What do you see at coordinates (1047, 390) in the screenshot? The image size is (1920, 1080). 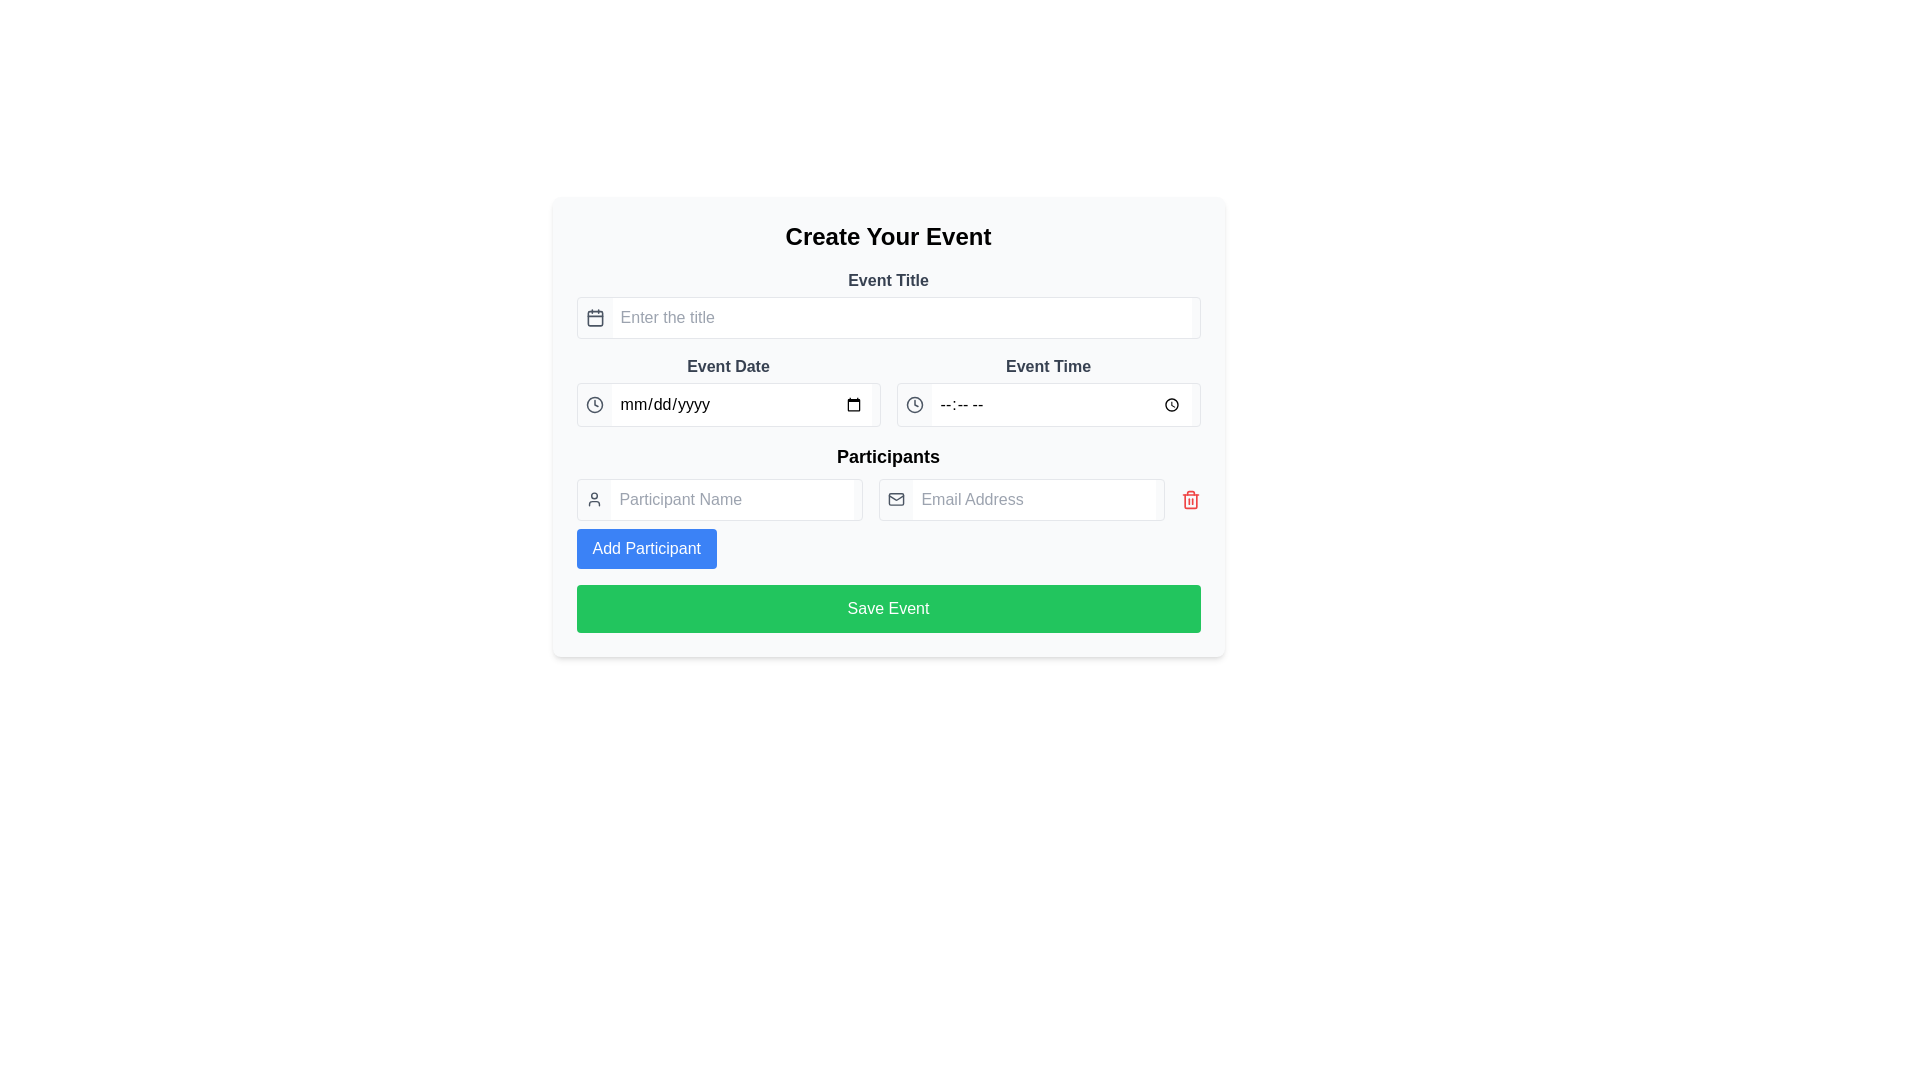 I see `the labeled time input field to focus and enter a time` at bounding box center [1047, 390].